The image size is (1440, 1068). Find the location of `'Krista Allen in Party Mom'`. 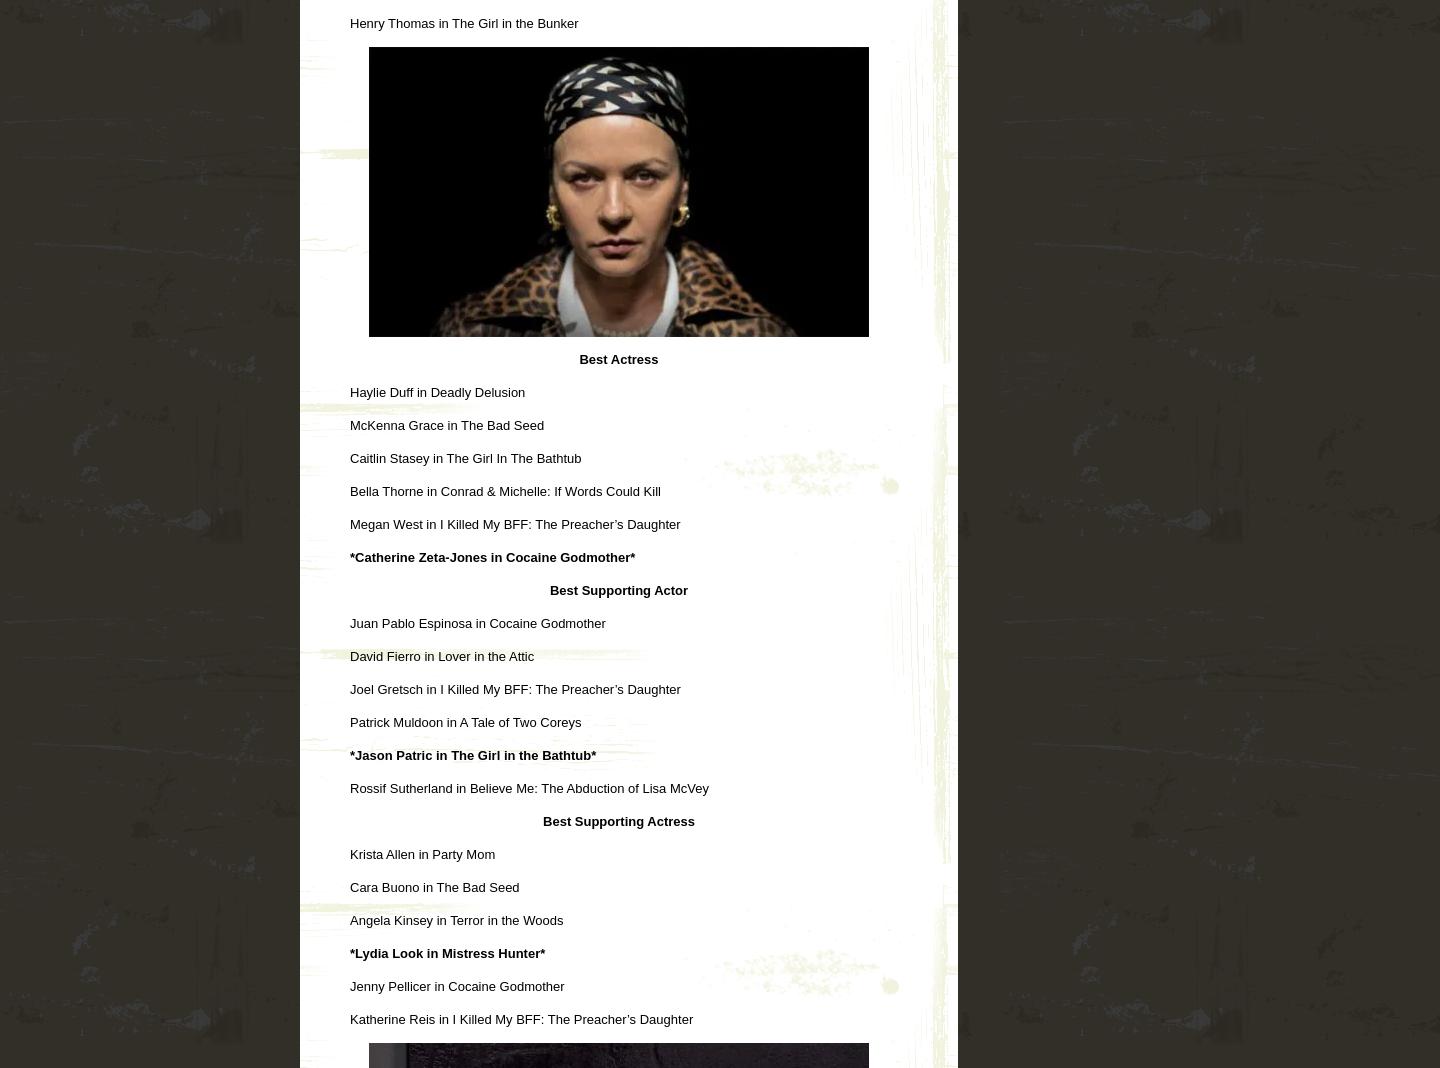

'Krista Allen in Party Mom' is located at coordinates (350, 852).